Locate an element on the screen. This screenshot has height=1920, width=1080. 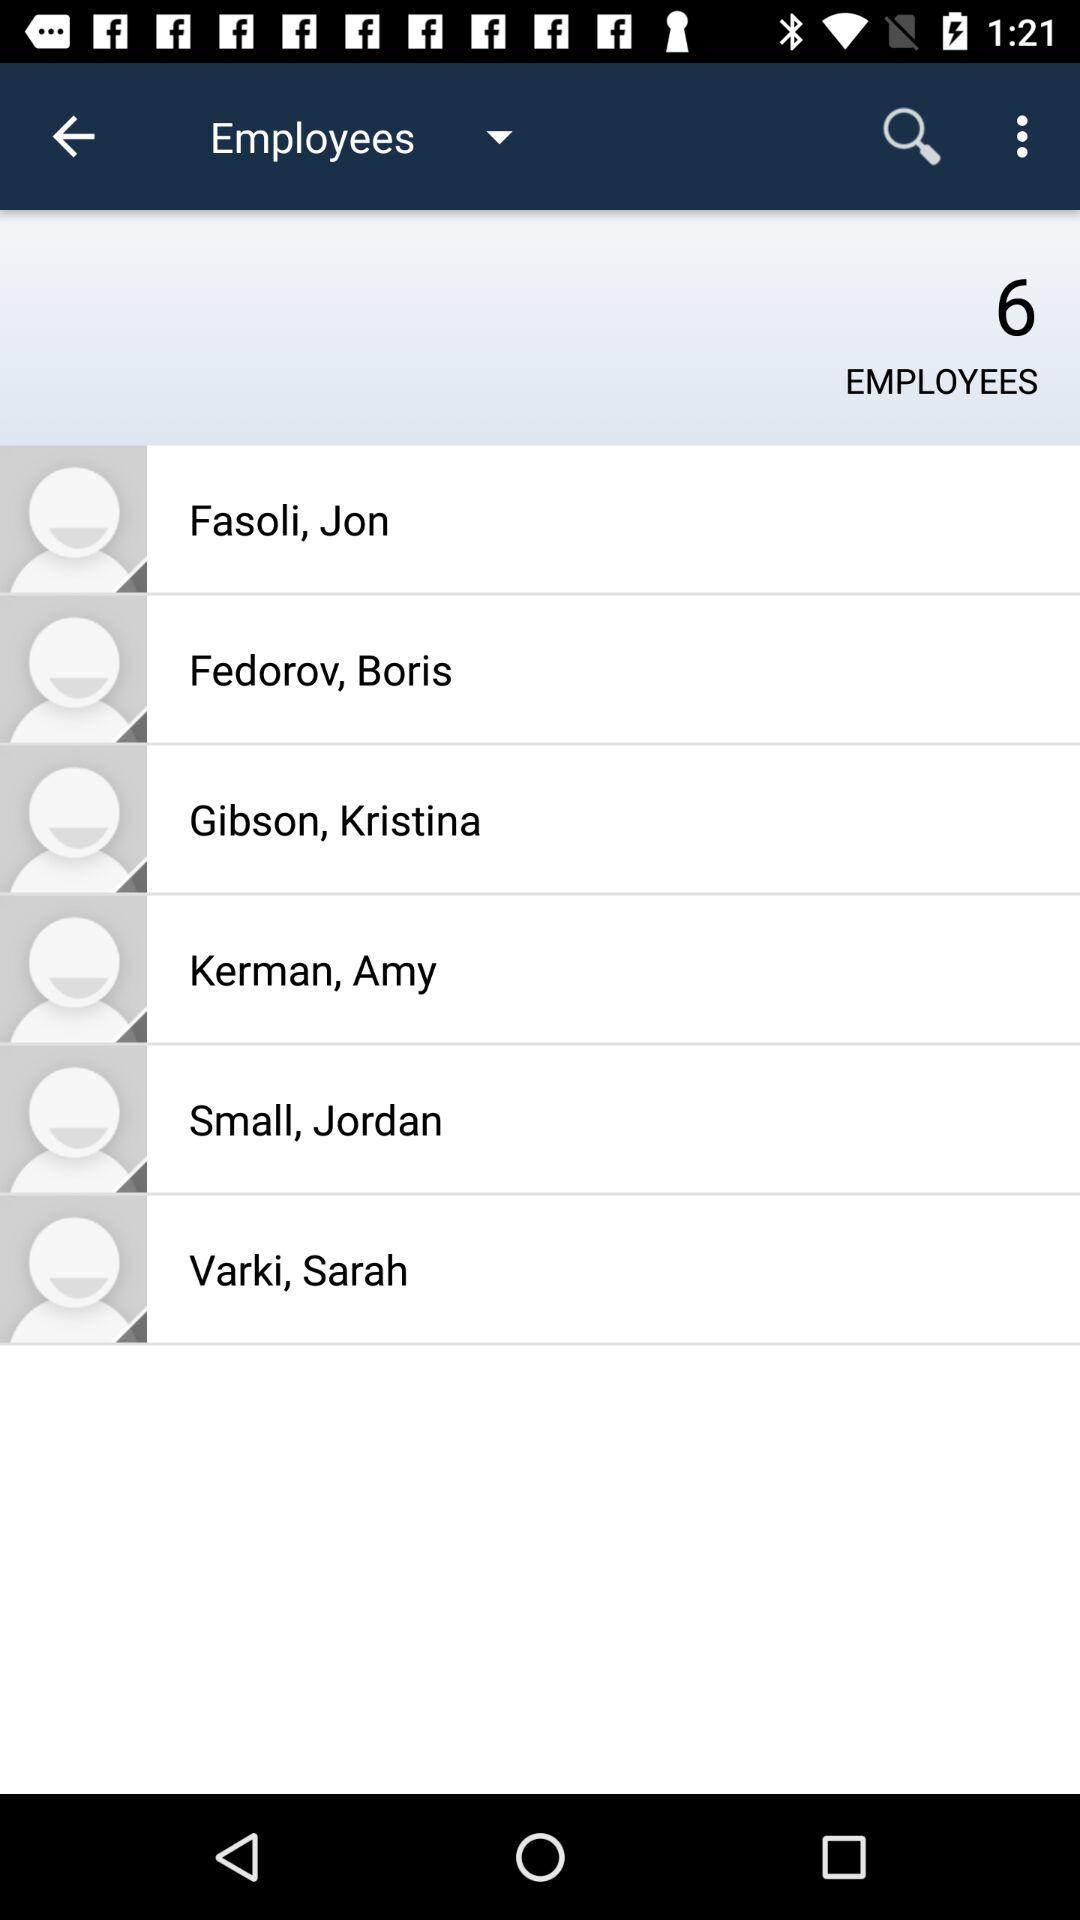
contact page is located at coordinates (72, 819).